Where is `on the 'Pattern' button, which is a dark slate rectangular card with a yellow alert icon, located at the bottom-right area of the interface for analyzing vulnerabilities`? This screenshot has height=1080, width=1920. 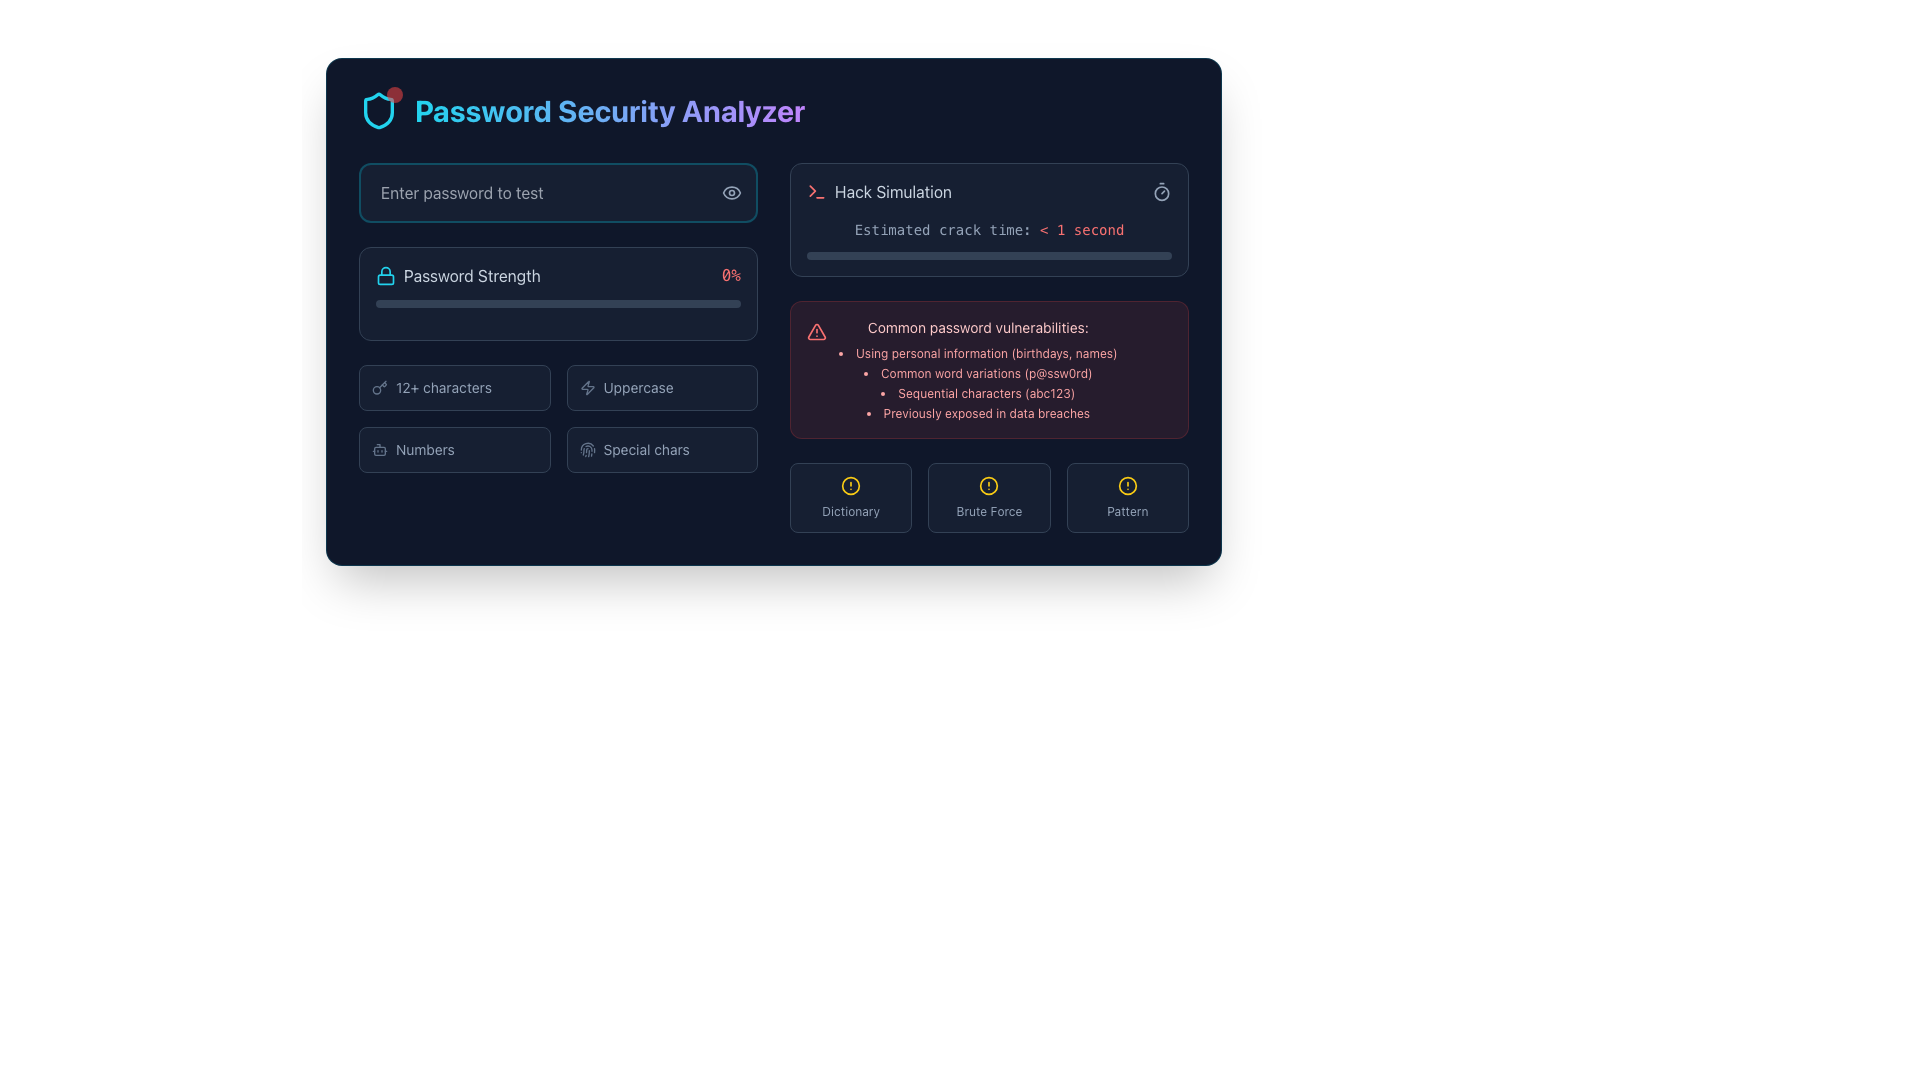 on the 'Pattern' button, which is a dark slate rectangular card with a yellow alert icon, located at the bottom-right area of the interface for analyzing vulnerabilities is located at coordinates (1127, 496).